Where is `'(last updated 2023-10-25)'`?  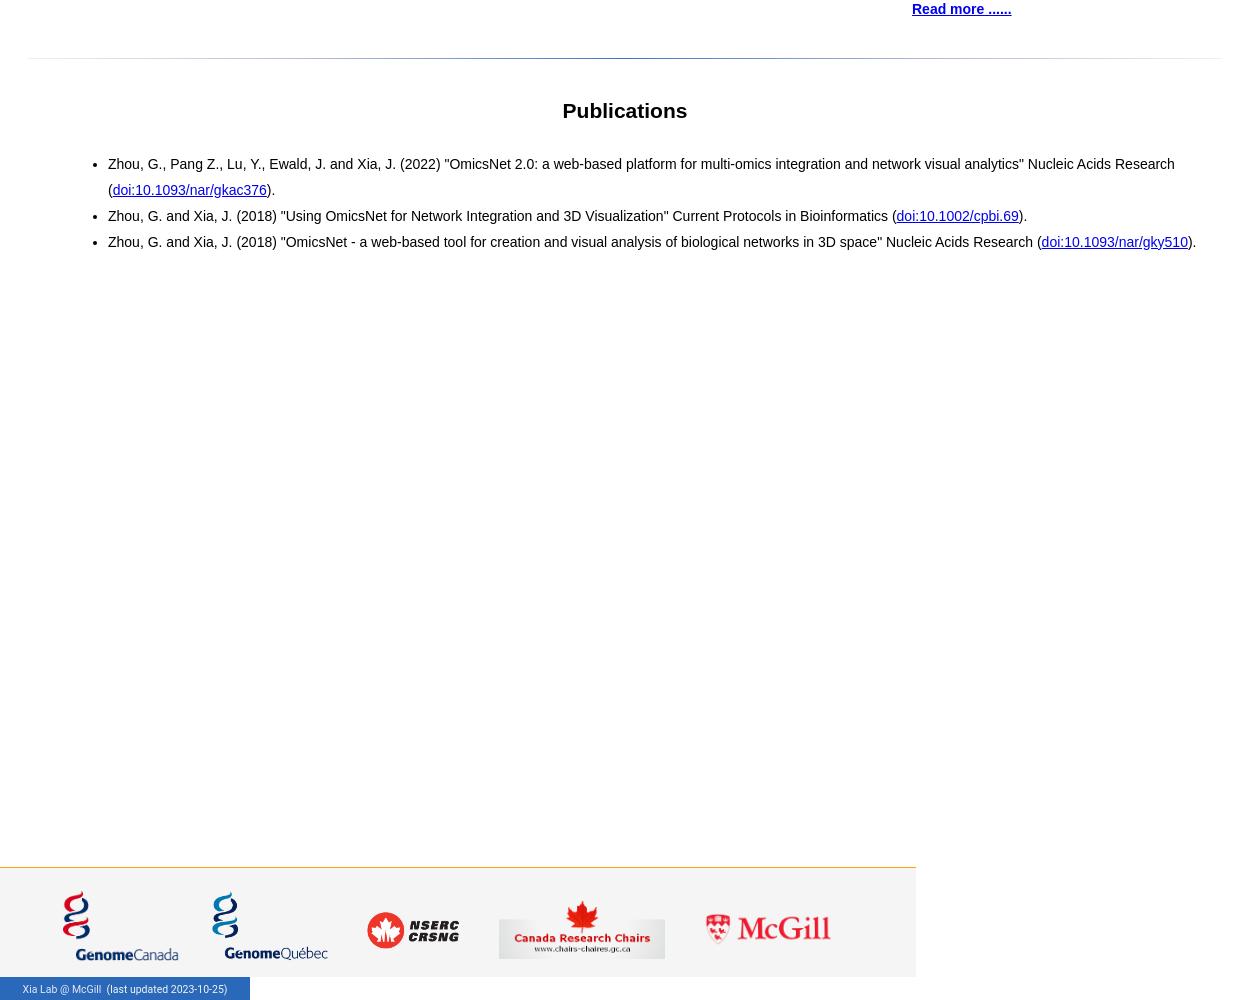
'(last updated 2023-10-25)' is located at coordinates (165, 988).